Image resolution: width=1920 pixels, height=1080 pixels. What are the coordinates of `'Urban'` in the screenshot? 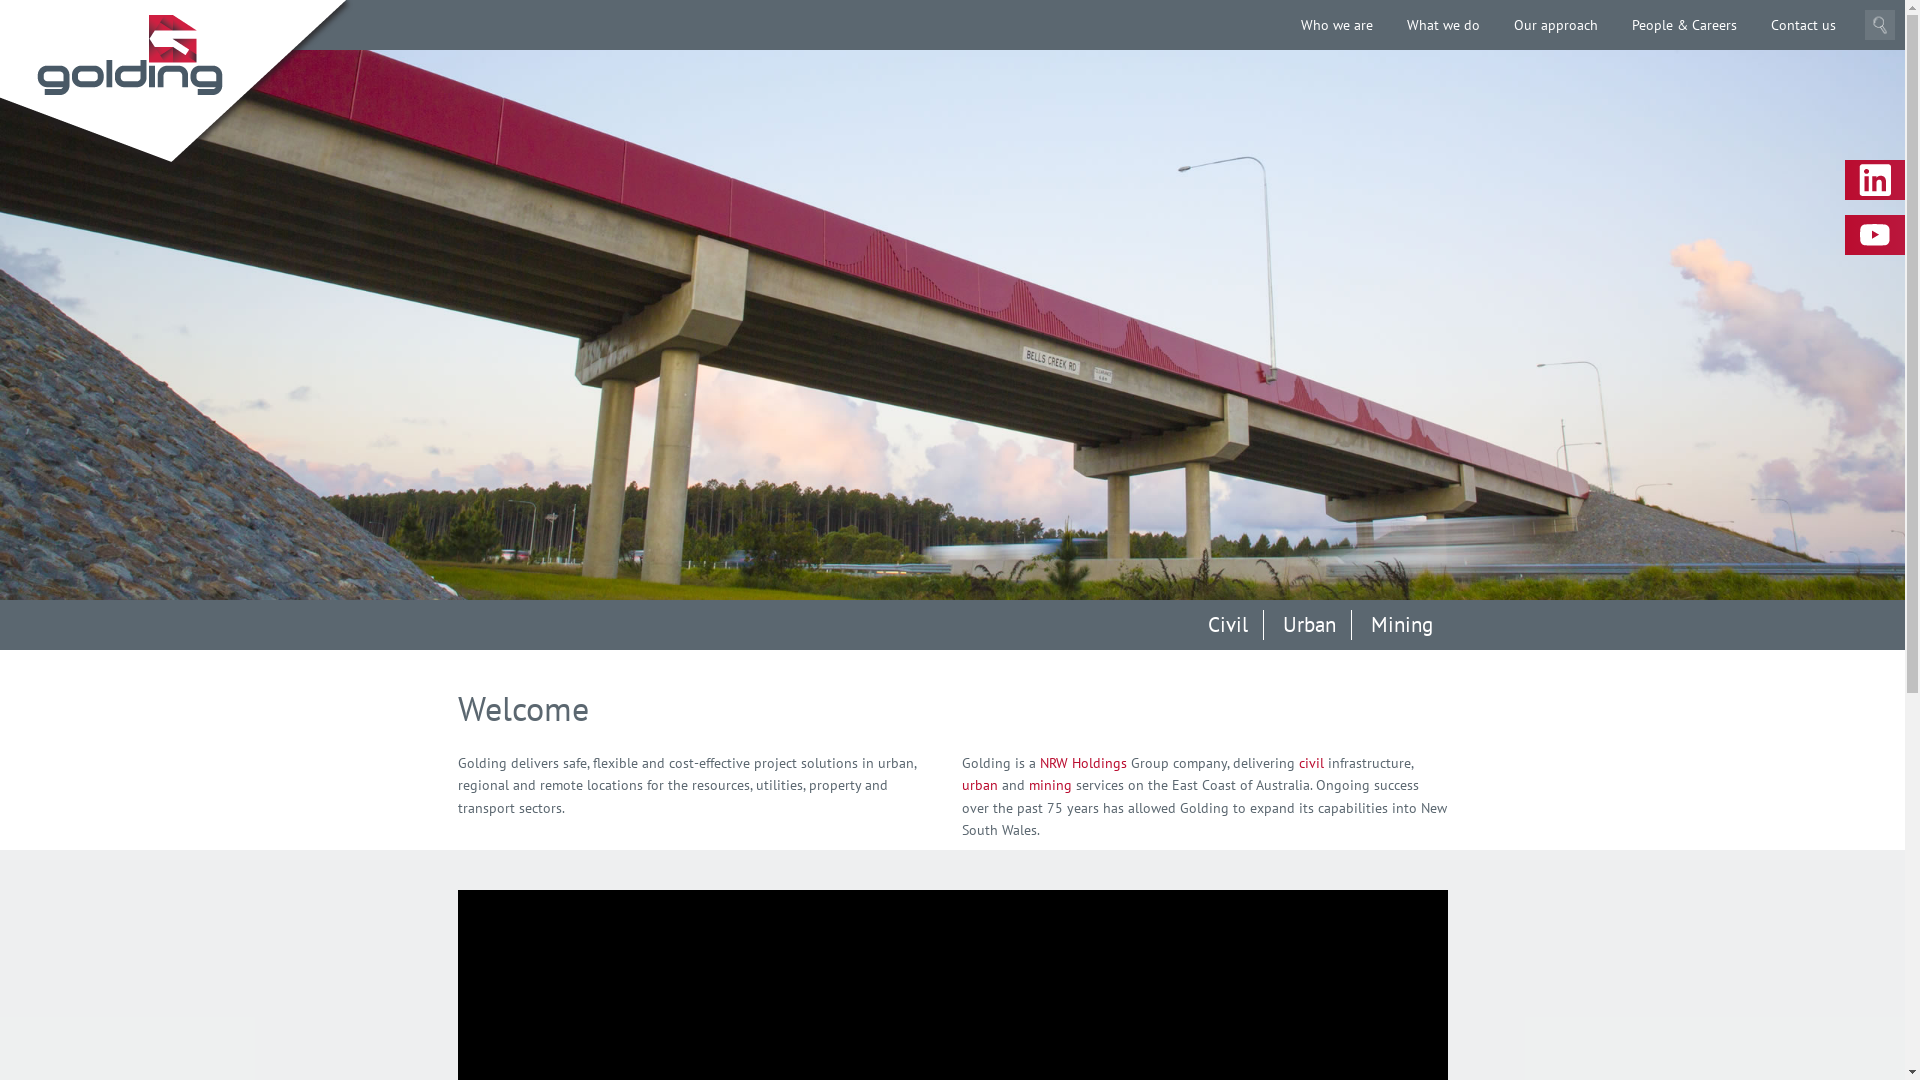 It's located at (1266, 623).